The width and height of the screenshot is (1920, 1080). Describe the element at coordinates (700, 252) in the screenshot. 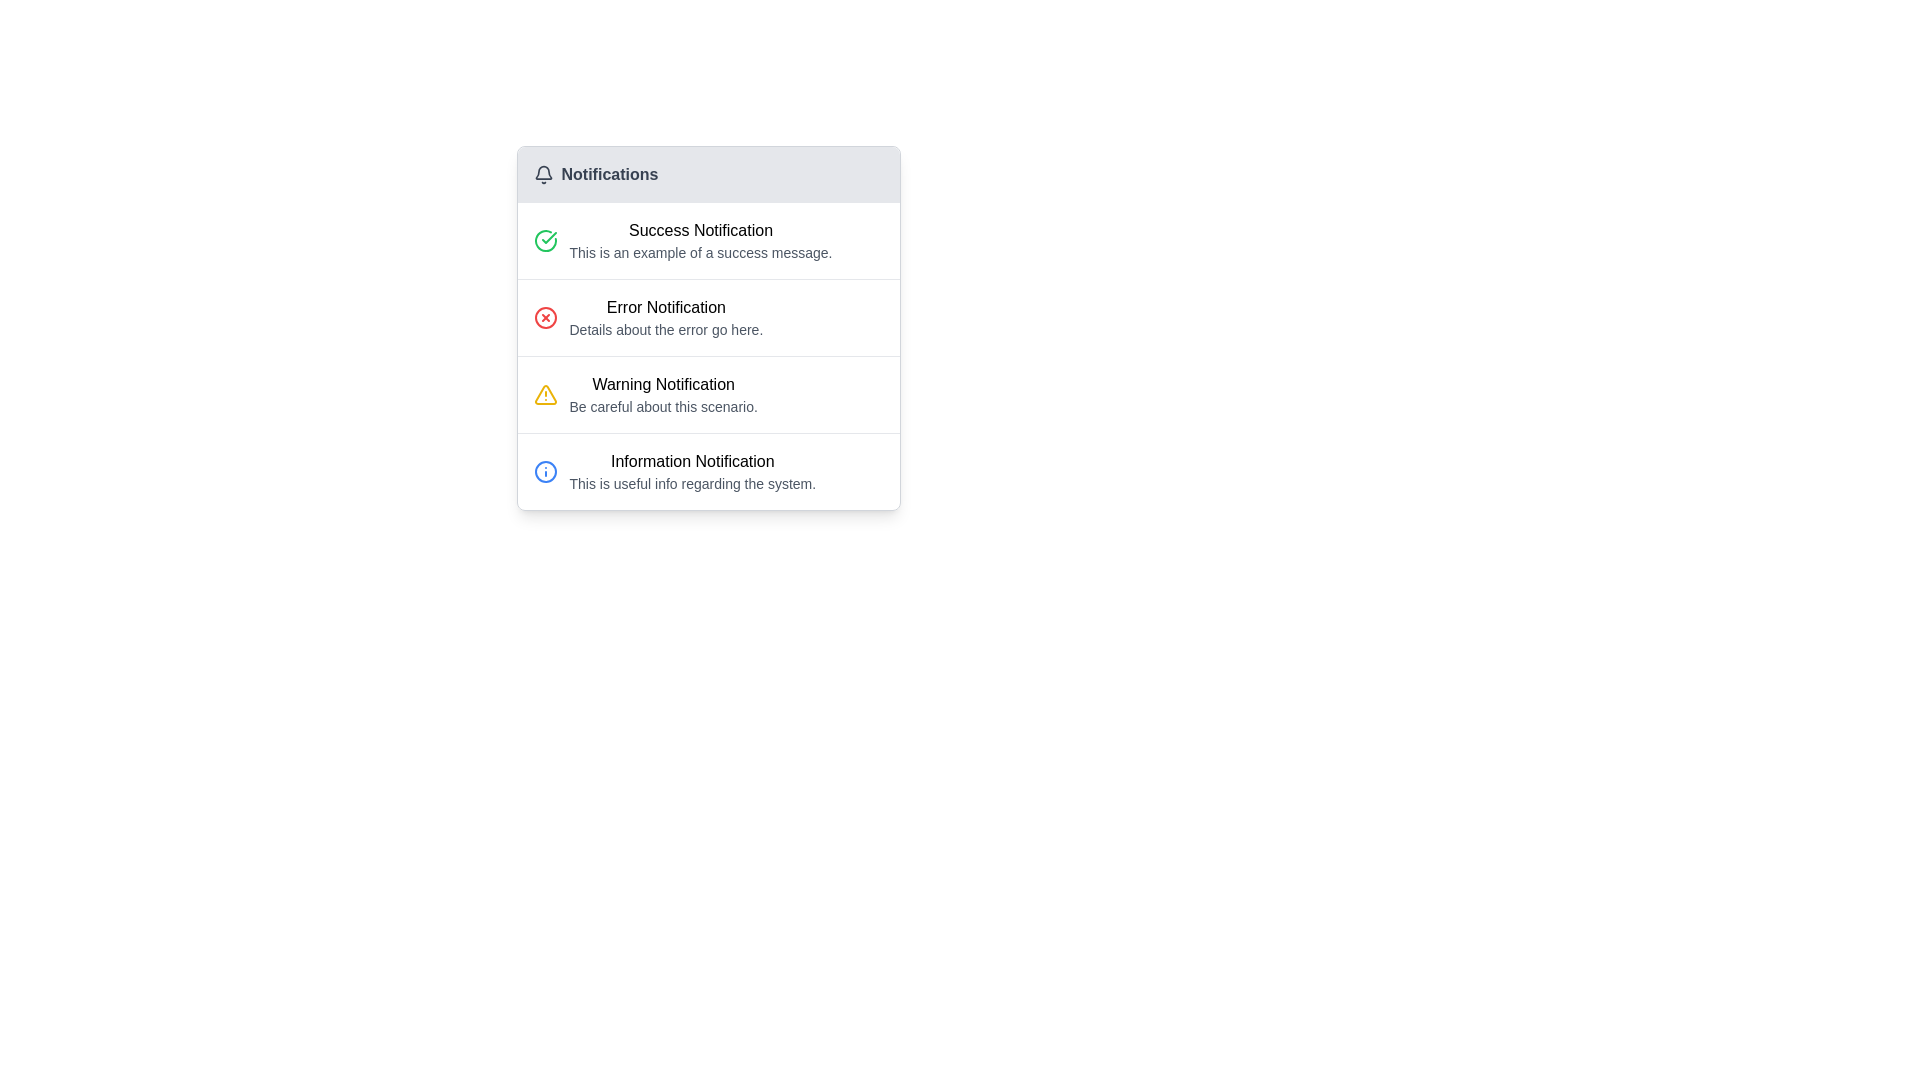

I see `success notification text content located beneath the title 'Success Notification' in the notification interface` at that location.